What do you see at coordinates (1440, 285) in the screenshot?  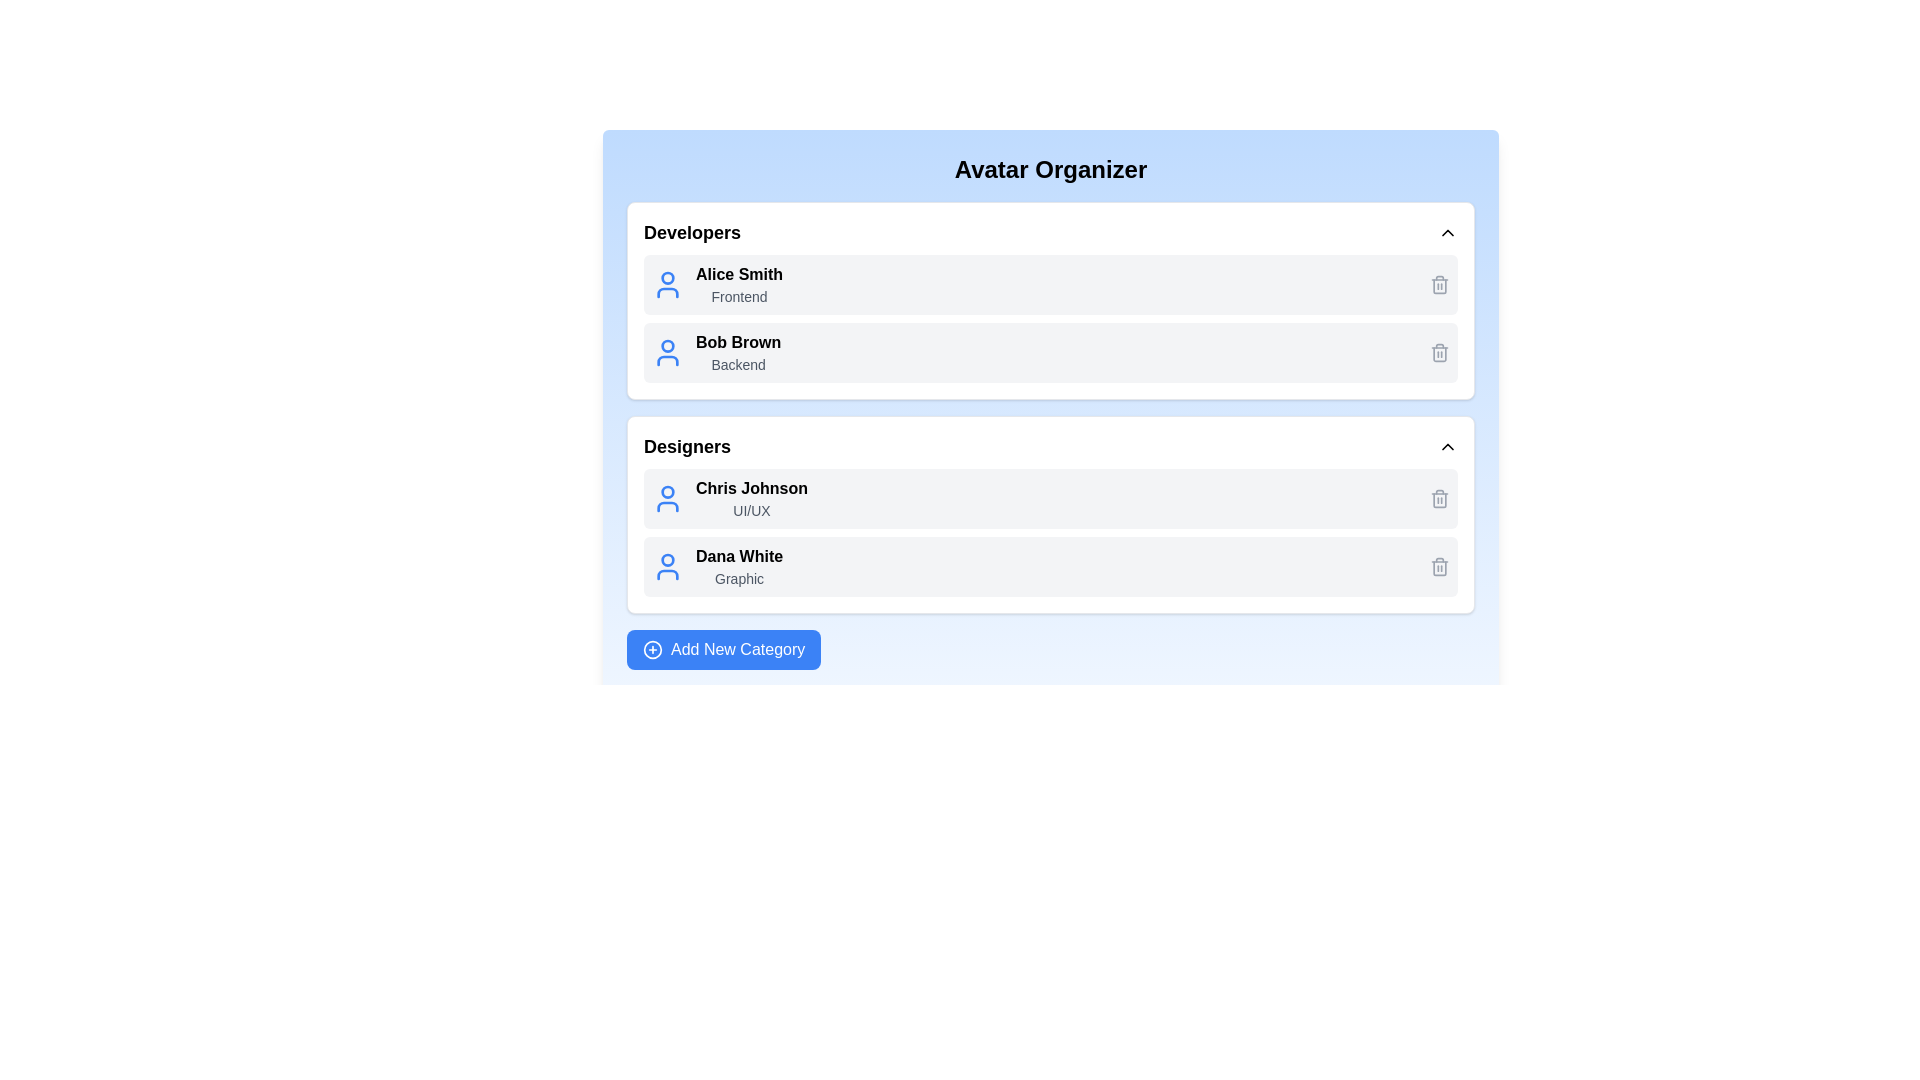 I see `the delete icon located to the right of 'Bob Brown' in the 'Developers' group` at bounding box center [1440, 285].